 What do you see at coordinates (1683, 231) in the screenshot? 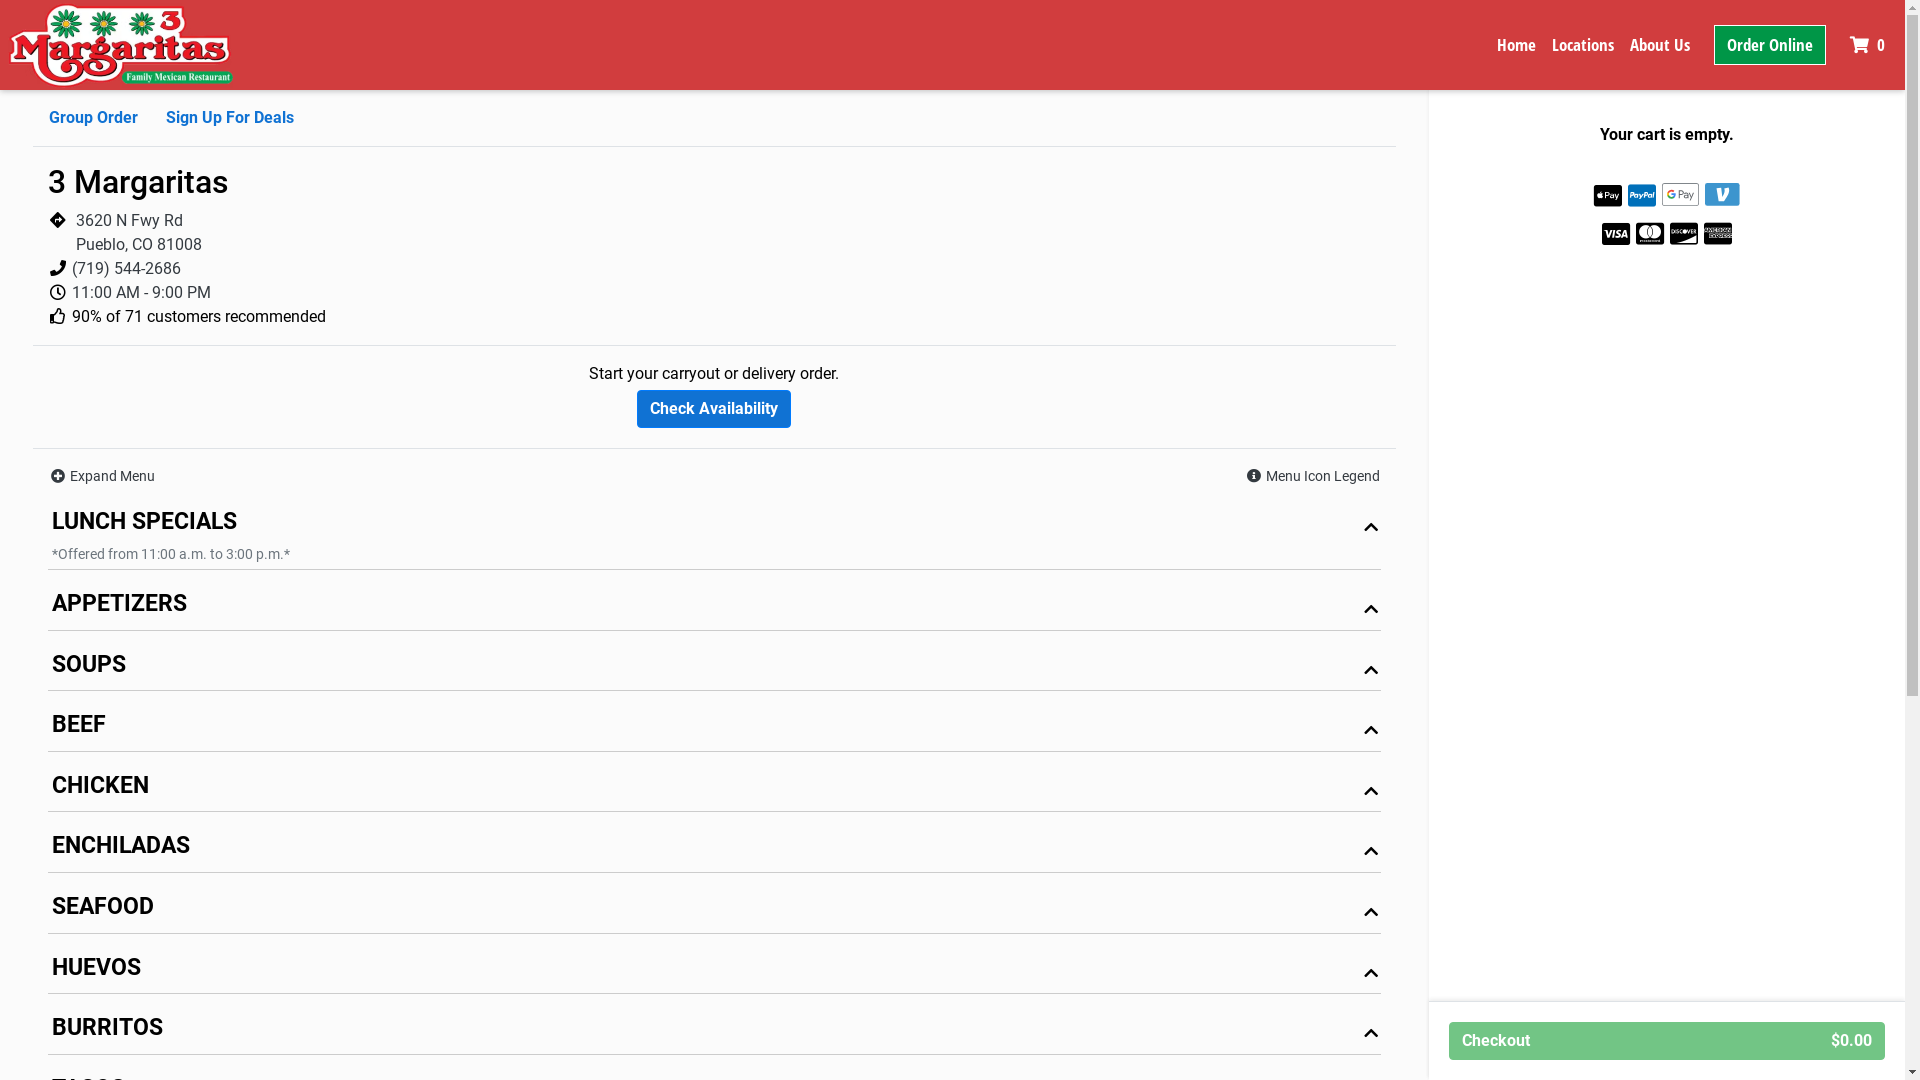
I see `'Accepts Discover'` at bounding box center [1683, 231].